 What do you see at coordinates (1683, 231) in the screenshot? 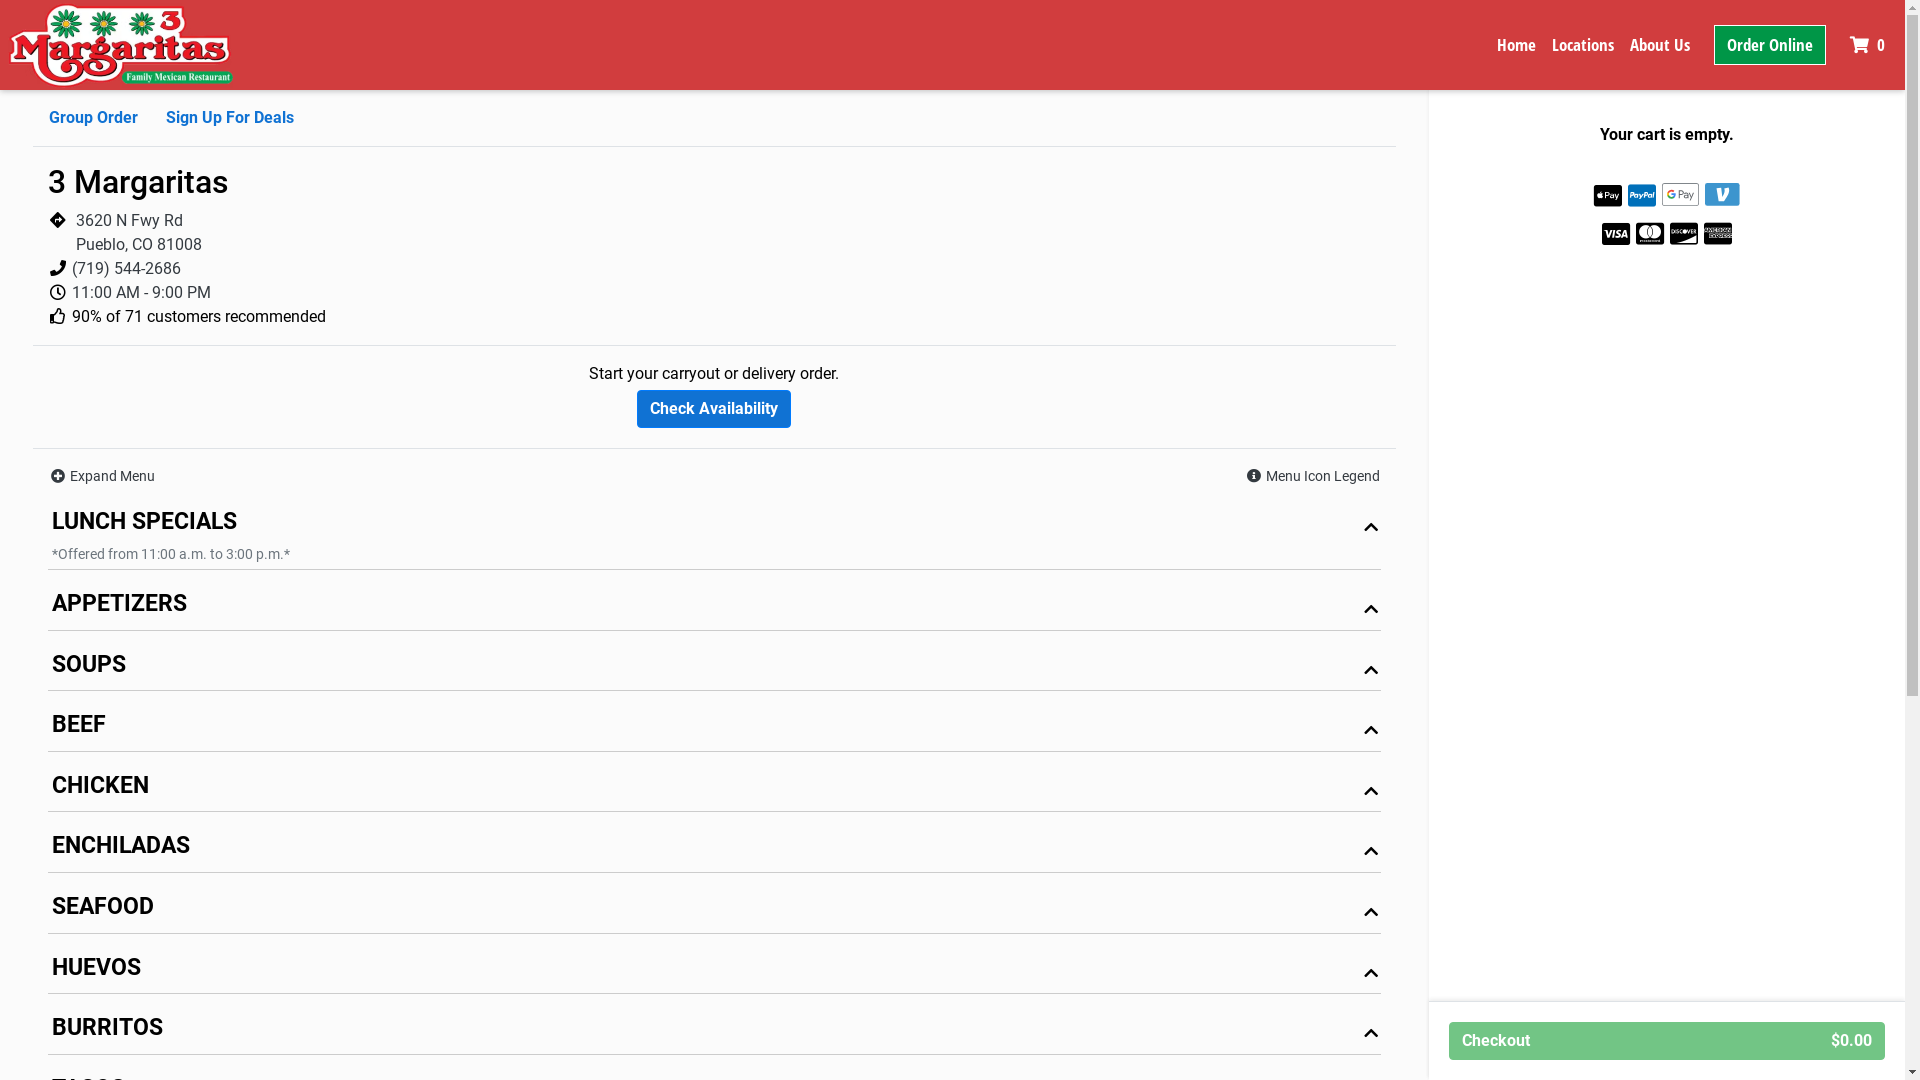
I see `'Accepts Discover'` at bounding box center [1683, 231].